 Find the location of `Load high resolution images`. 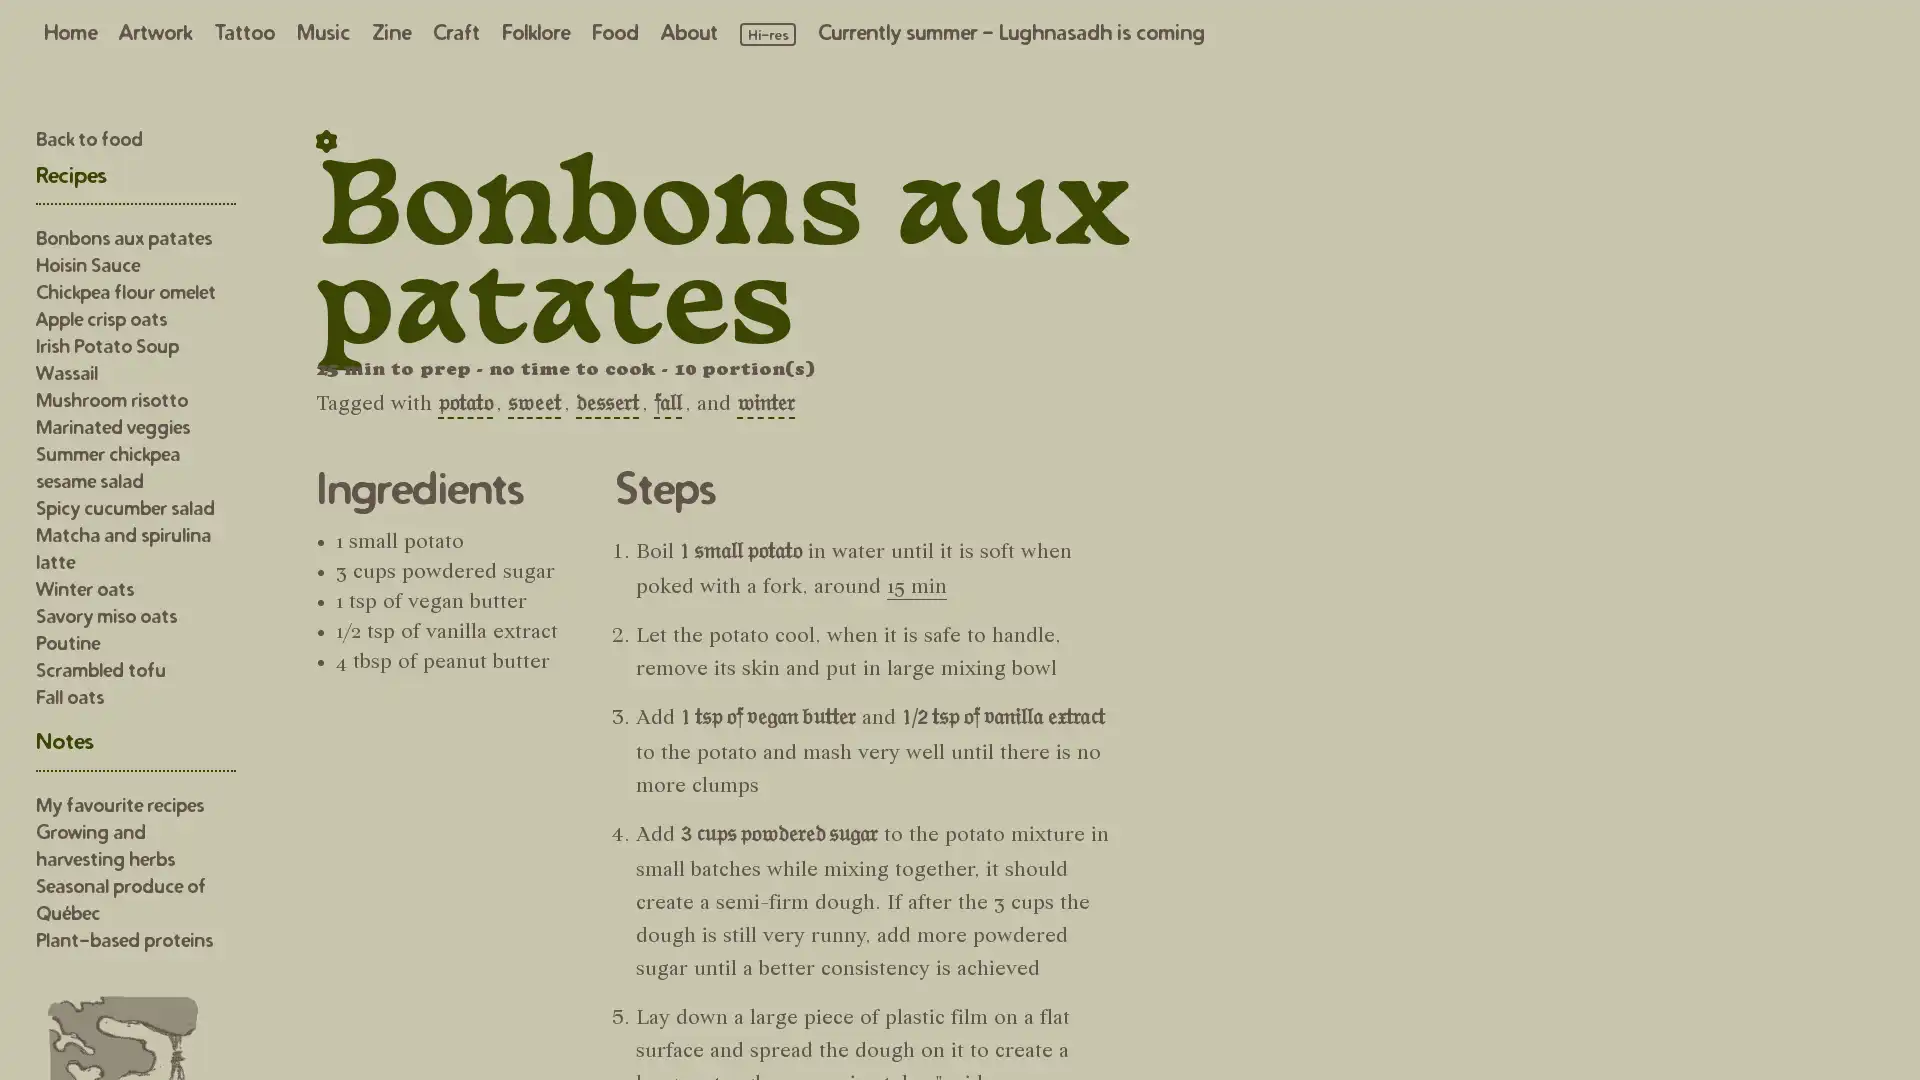

Load high resolution images is located at coordinates (767, 34).